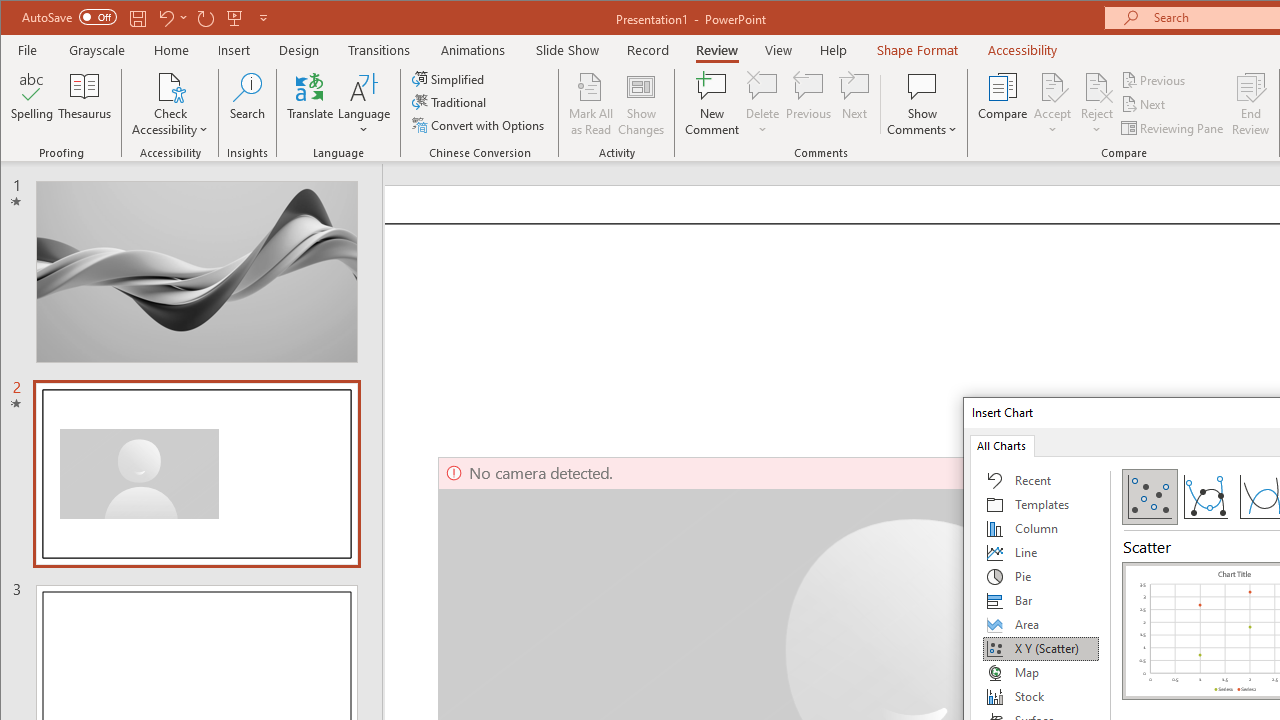 The height and width of the screenshot is (720, 1280). I want to click on 'All Charts', so click(1001, 444).